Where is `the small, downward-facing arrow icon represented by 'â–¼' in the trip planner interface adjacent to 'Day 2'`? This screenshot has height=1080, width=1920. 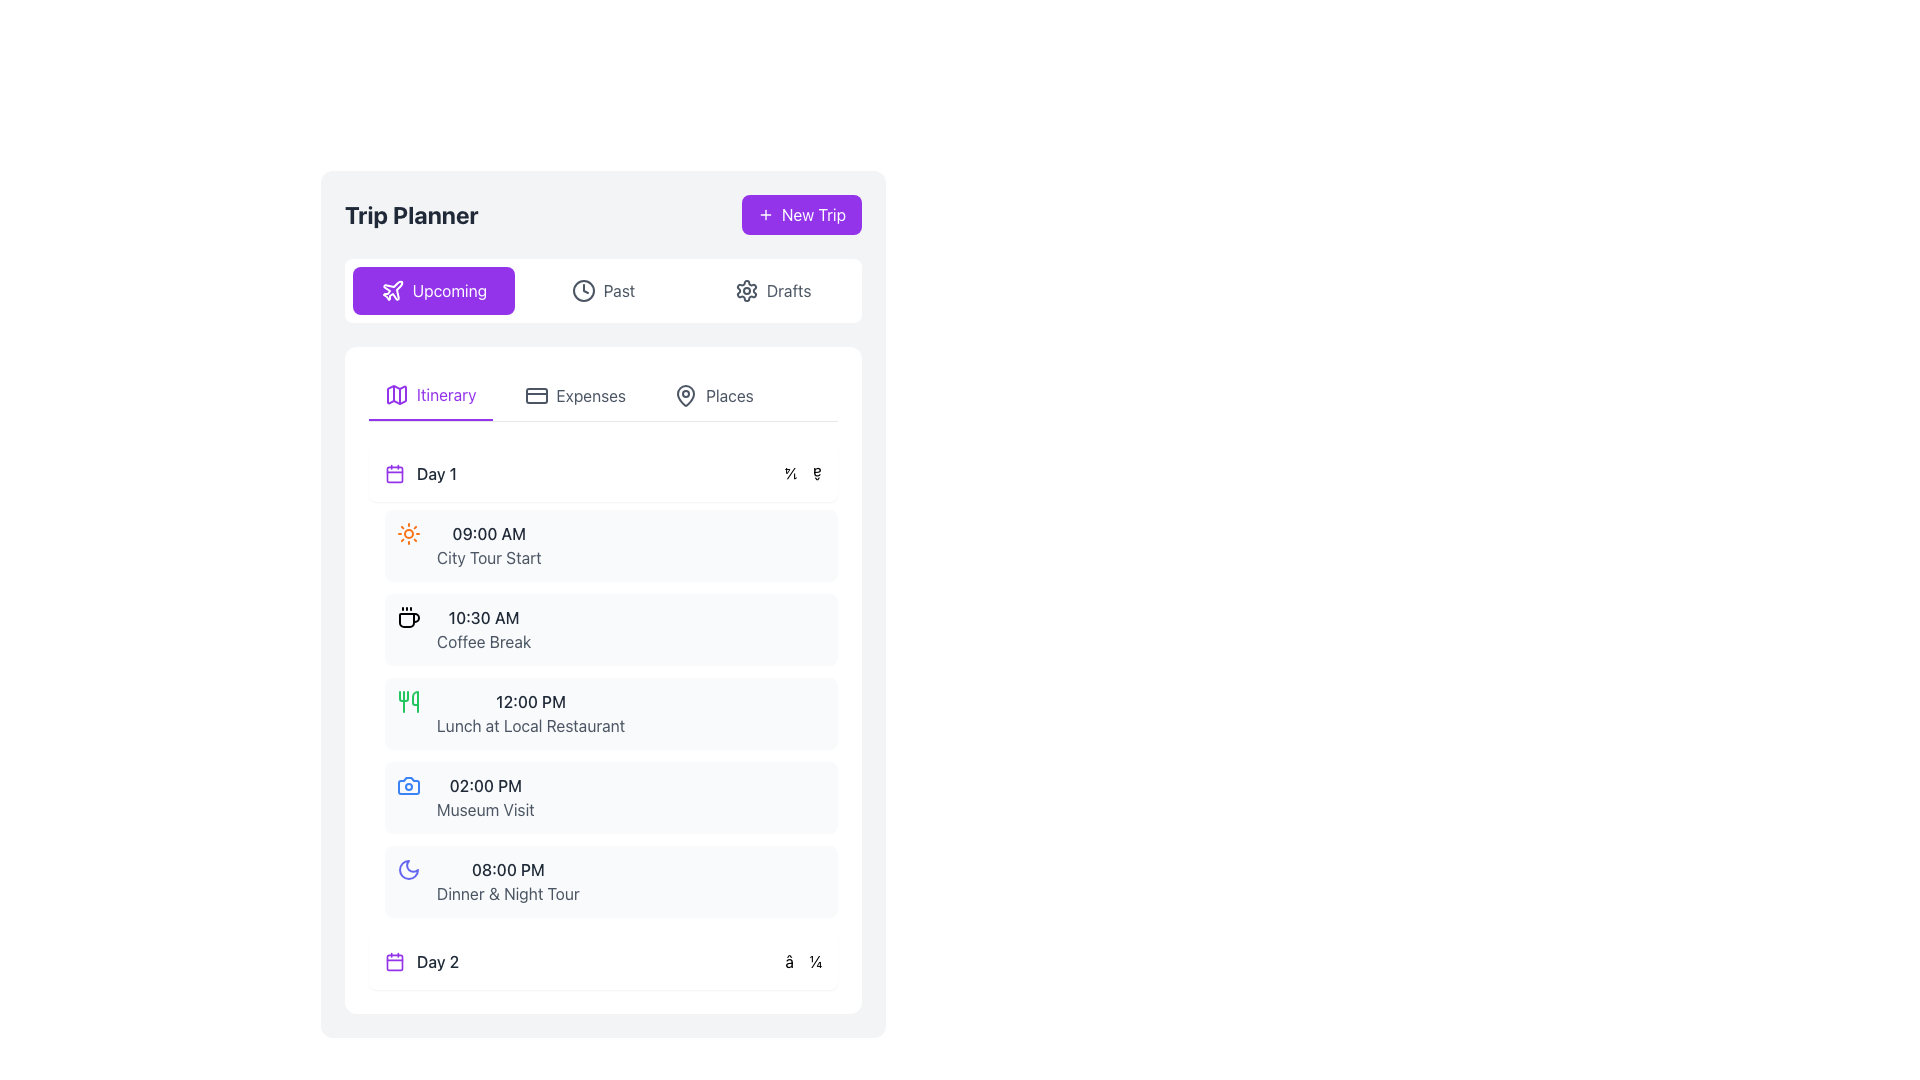
the small, downward-facing arrow icon represented by 'â–¼' in the trip planner interface adjacent to 'Day 2' is located at coordinates (803, 960).